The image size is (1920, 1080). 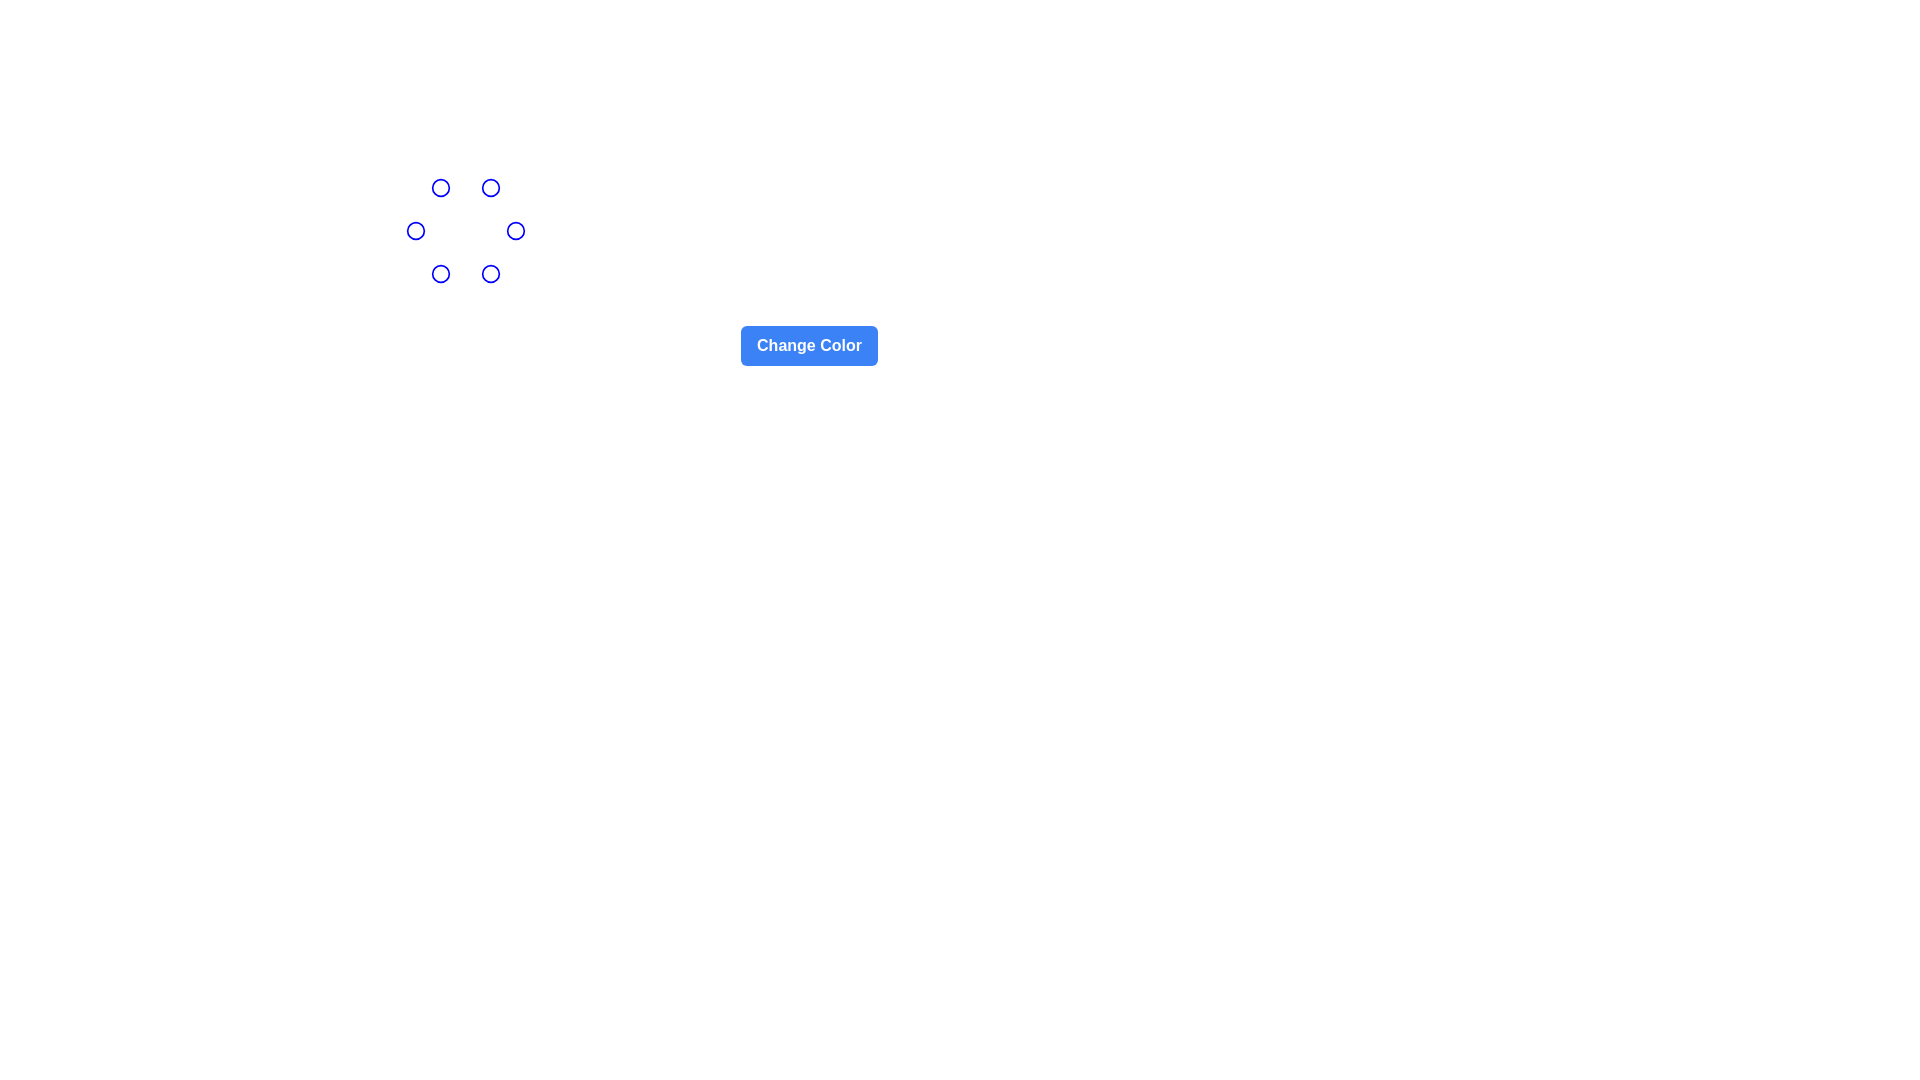 What do you see at coordinates (415, 230) in the screenshot?
I see `the blue stroke circular outline element located at the leftmost end of the group of circular SVG elements` at bounding box center [415, 230].